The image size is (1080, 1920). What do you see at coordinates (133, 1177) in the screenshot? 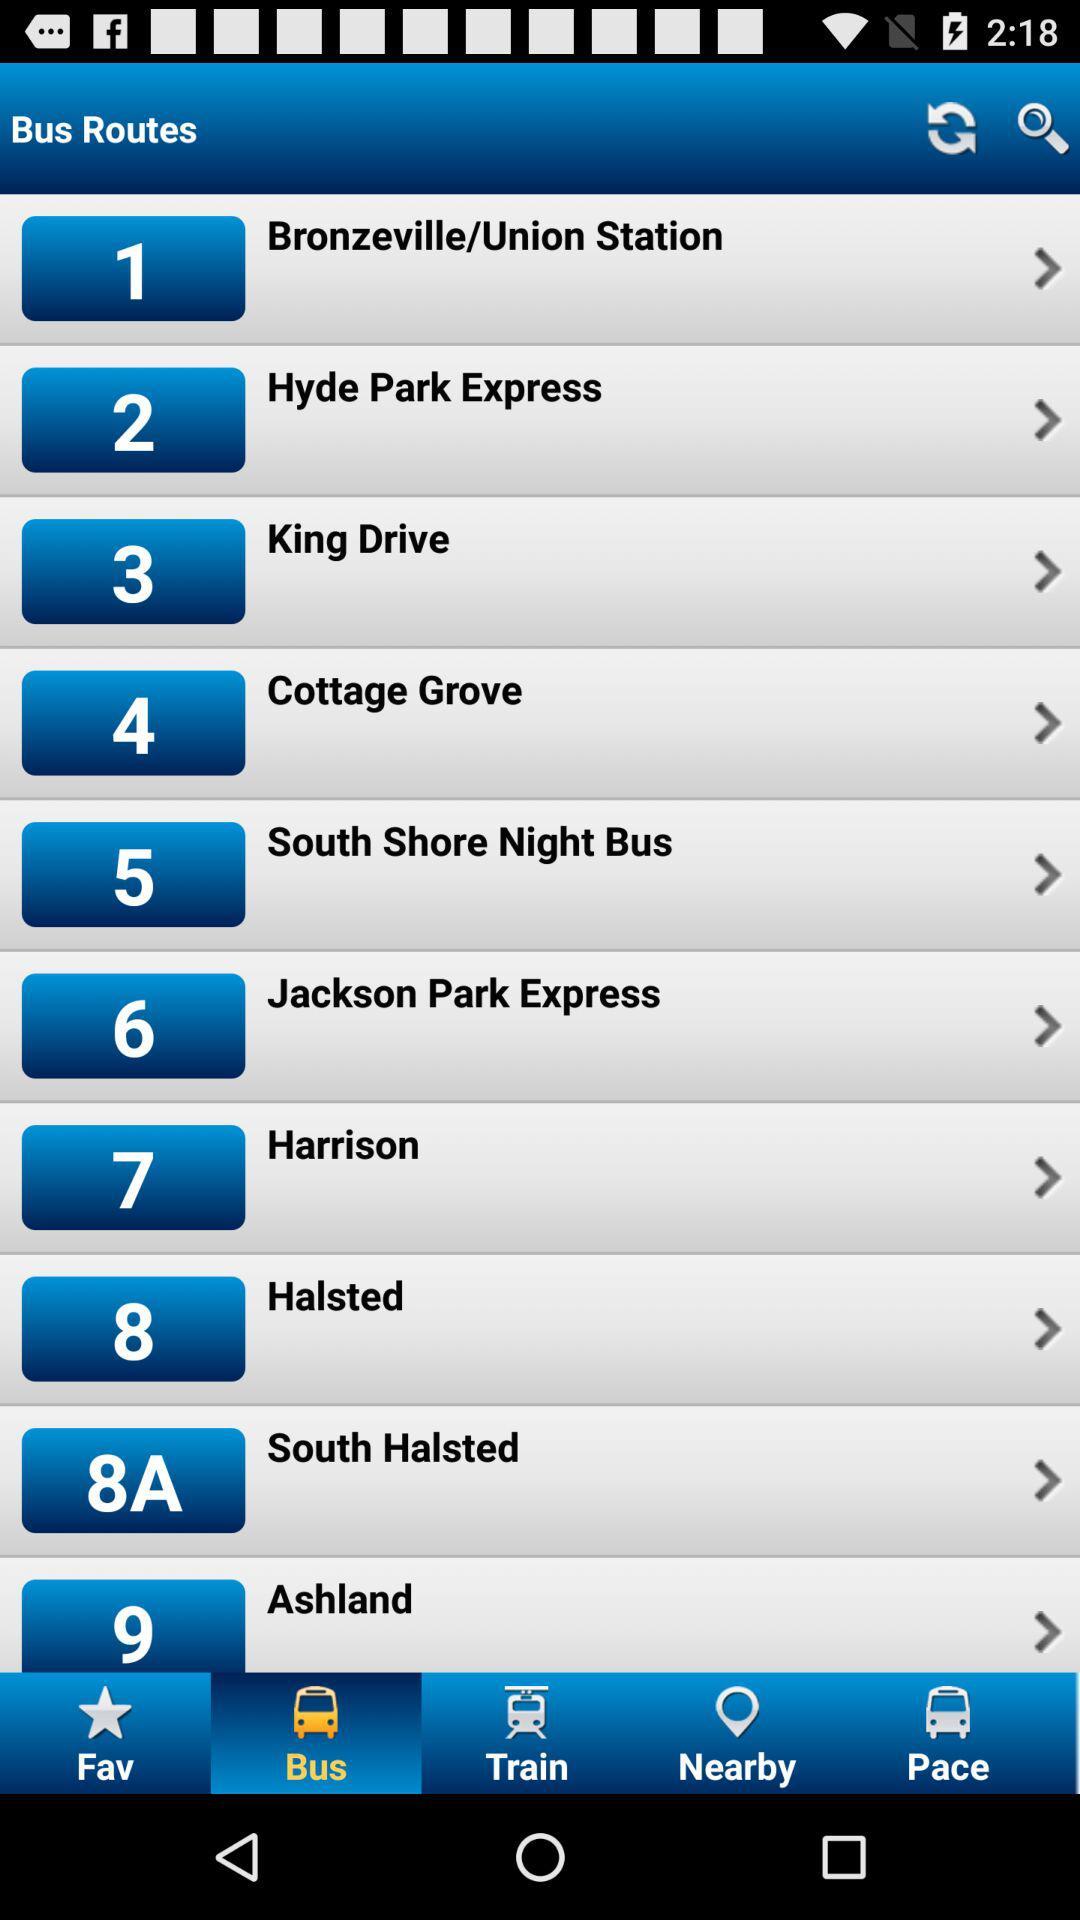
I see `icon below 6 icon` at bounding box center [133, 1177].